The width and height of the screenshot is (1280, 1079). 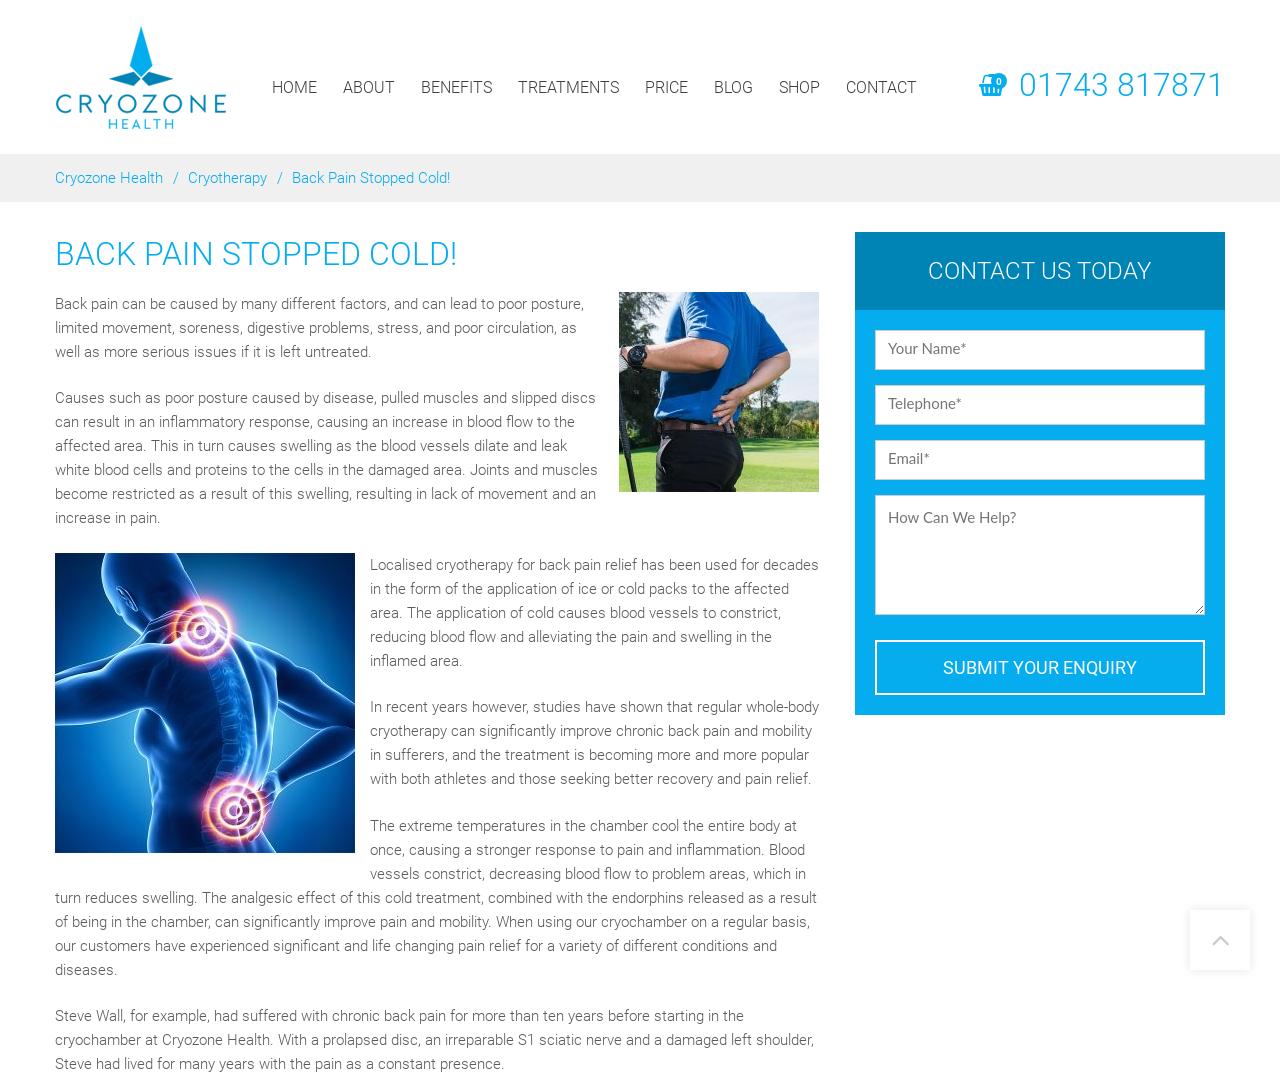 I want to click on 'Conditions', so click(x=388, y=174).